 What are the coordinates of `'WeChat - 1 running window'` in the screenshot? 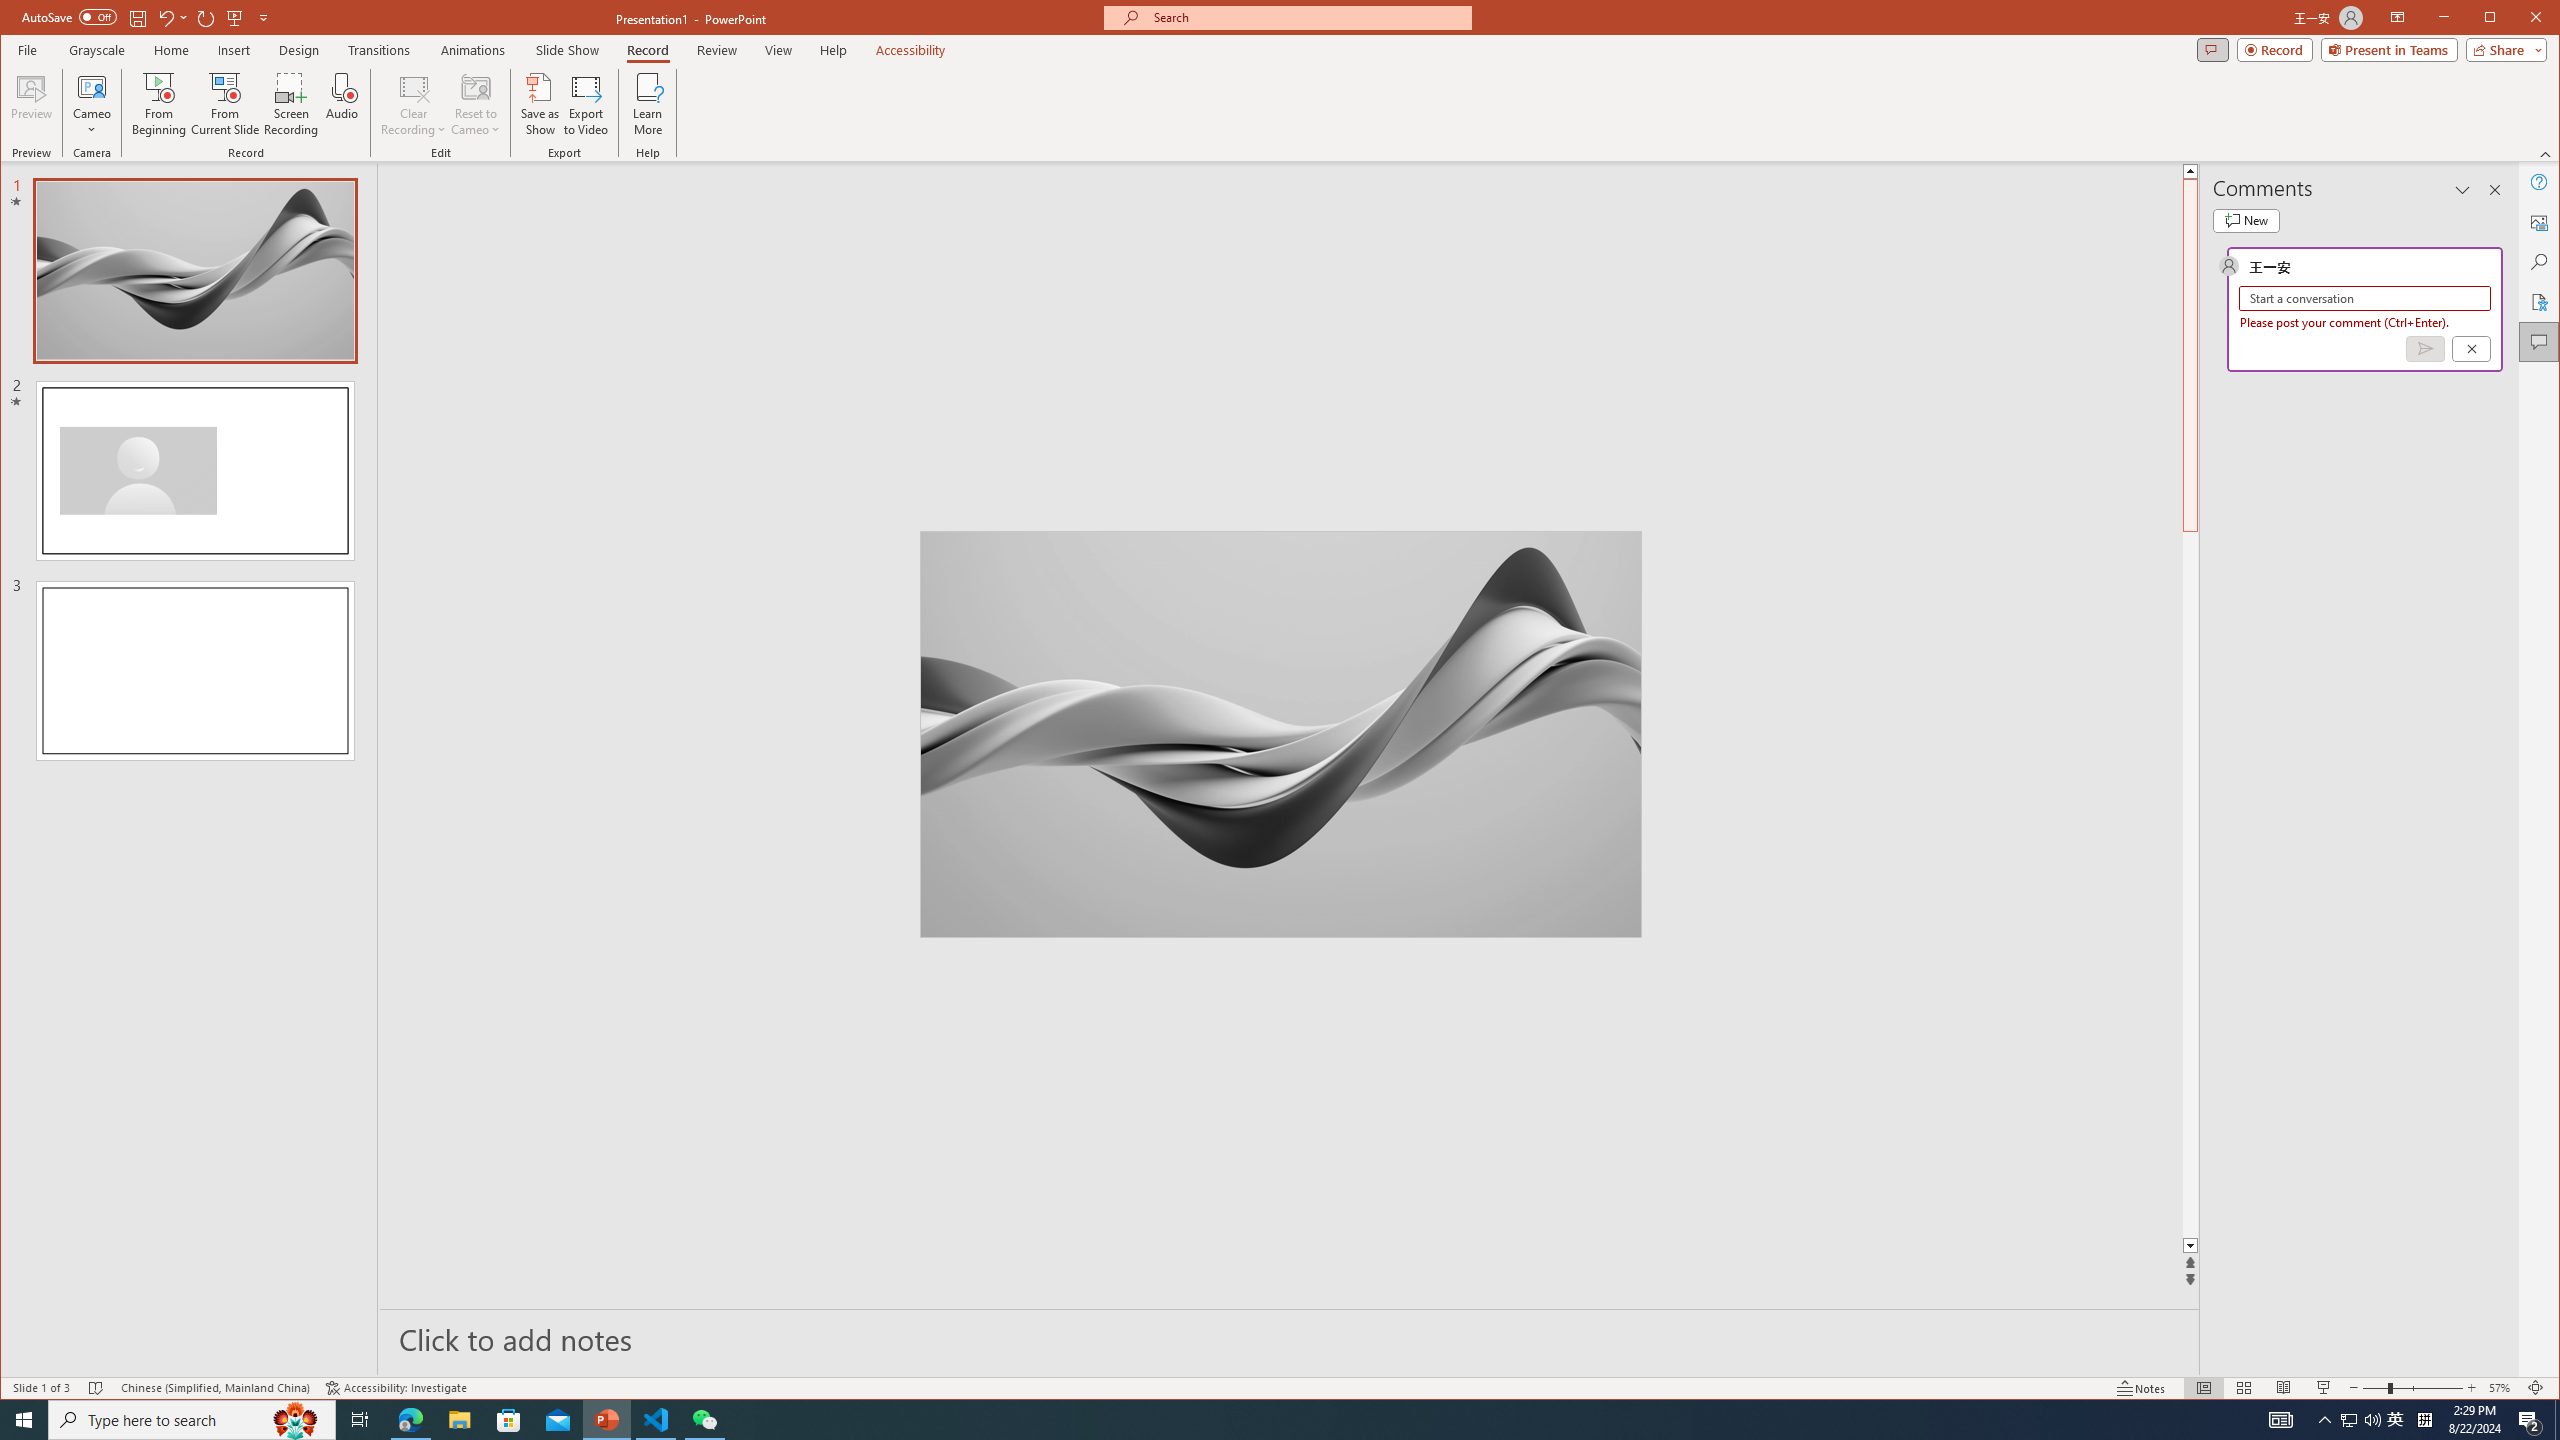 It's located at (705, 1418).